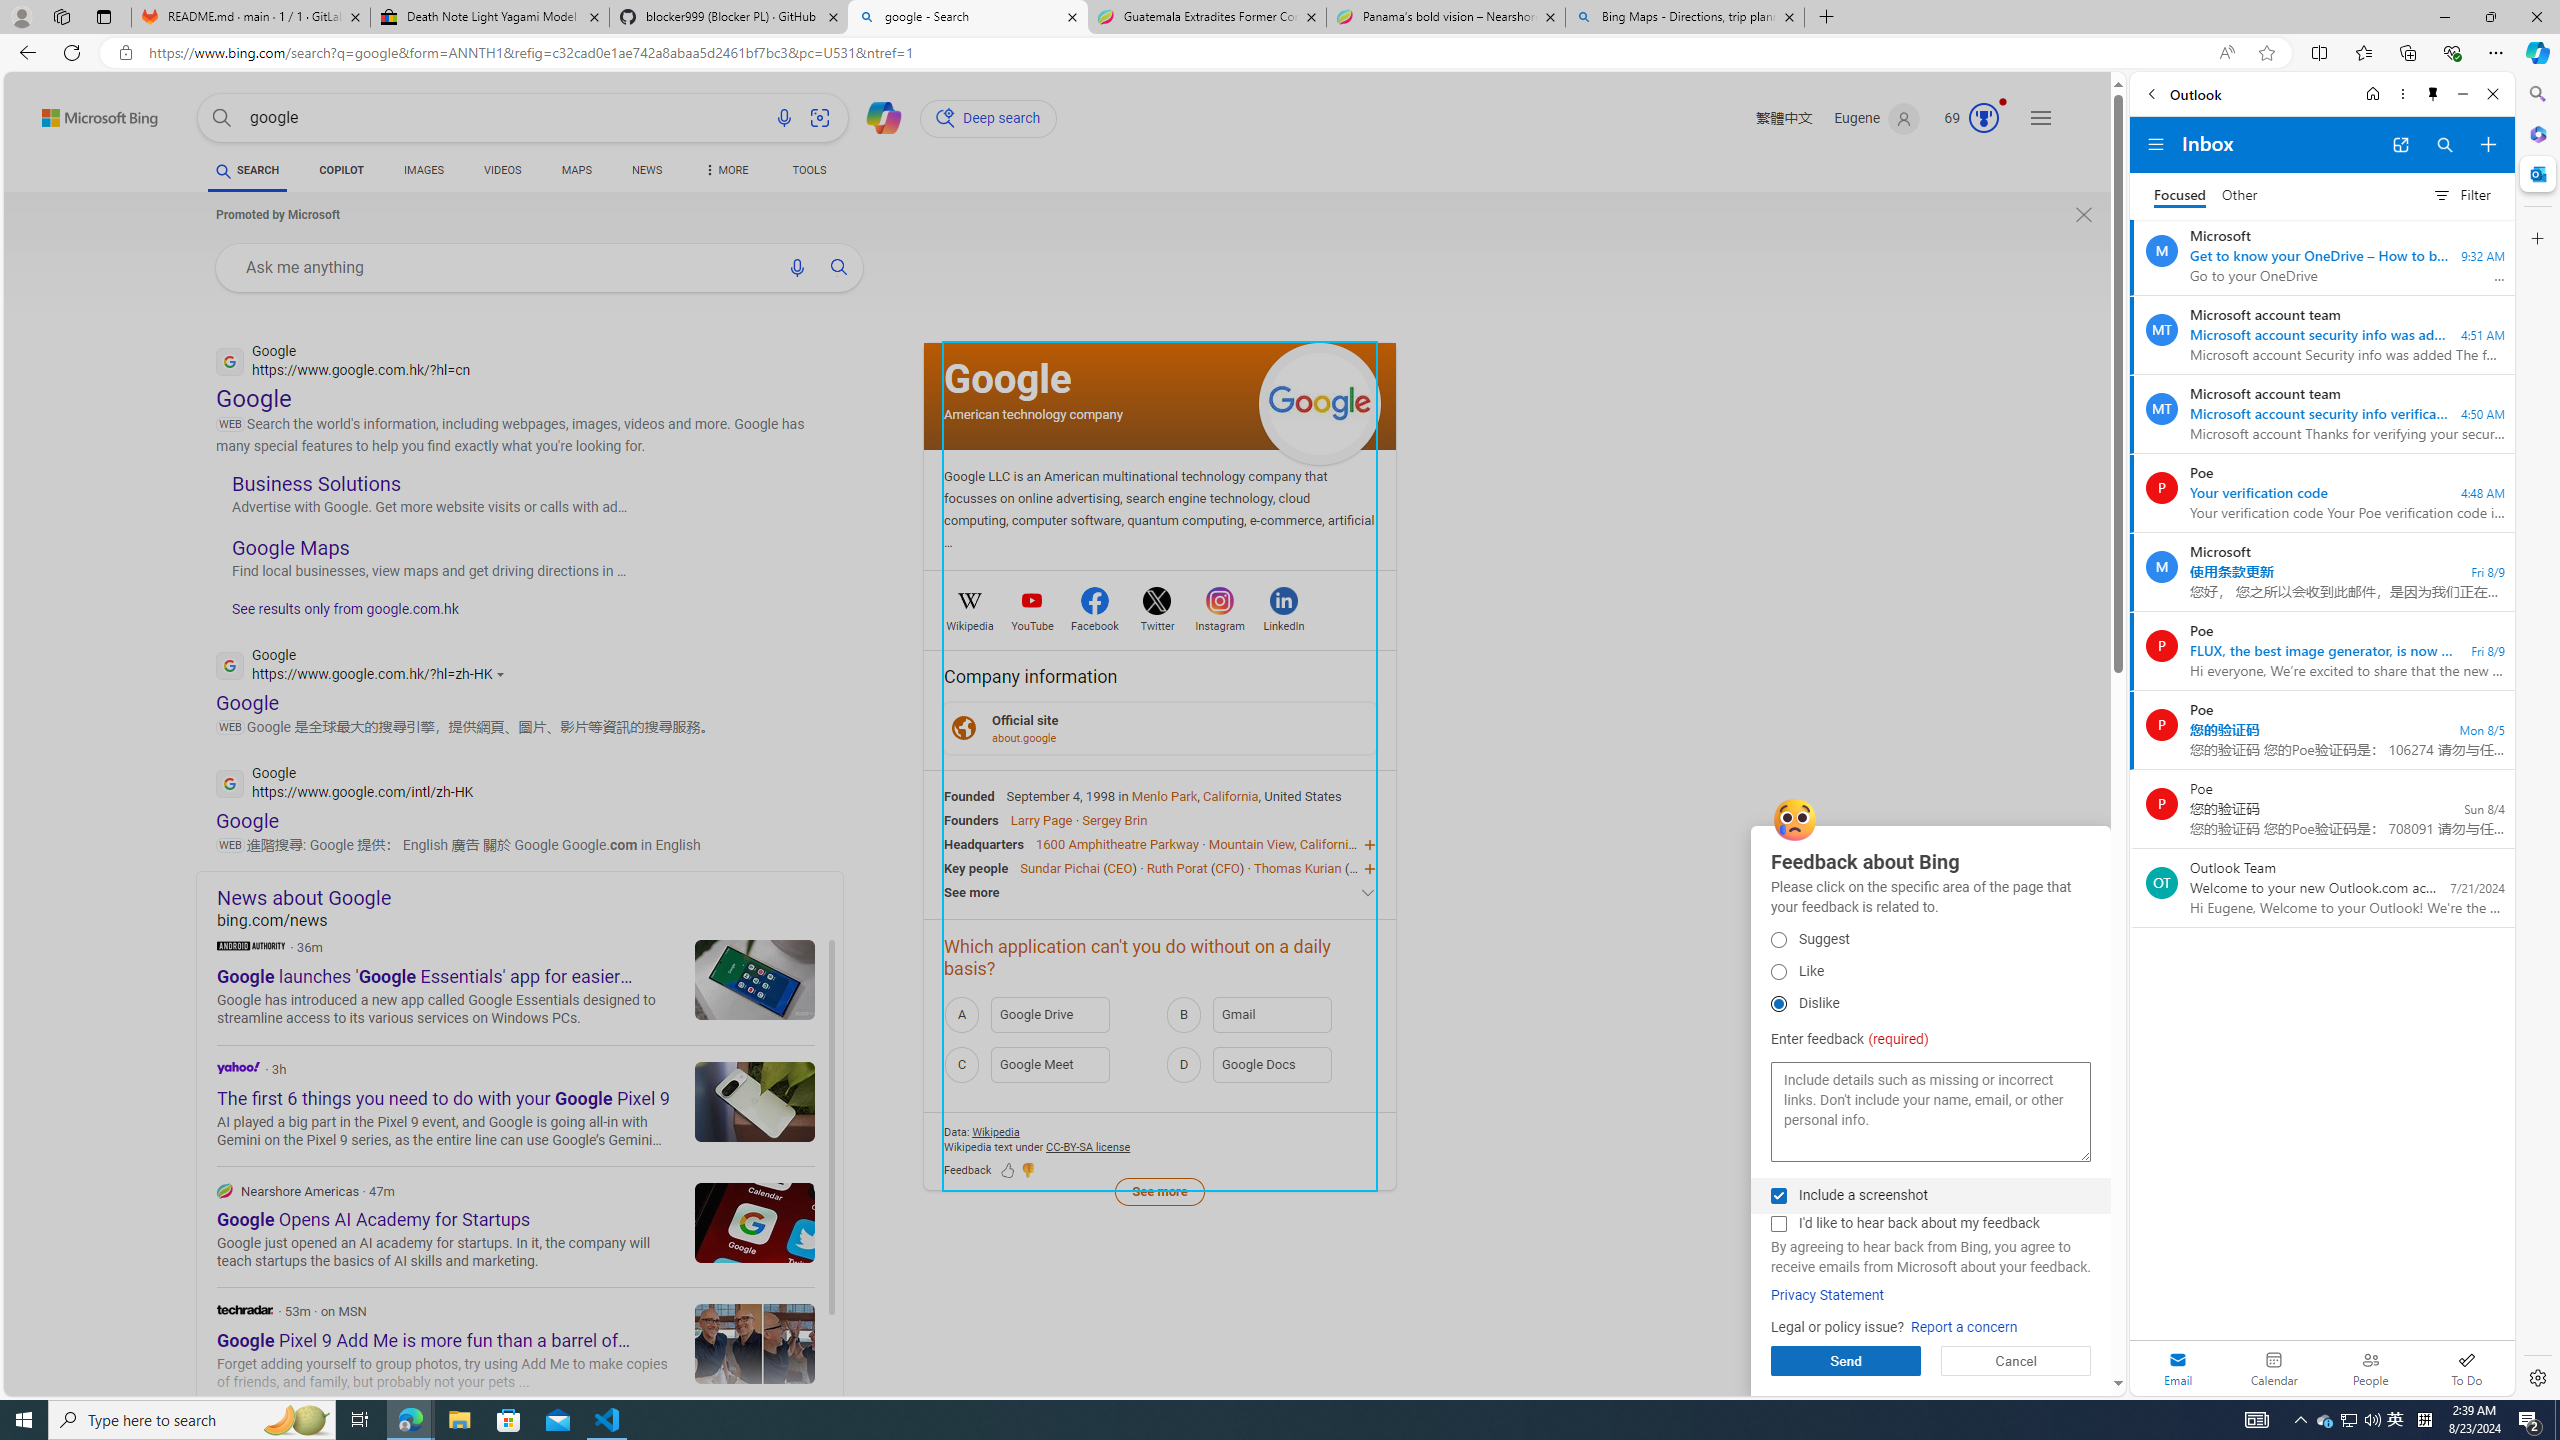 This screenshot has height=1440, width=2560. What do you see at coordinates (2461, 195) in the screenshot?
I see `'Filter'` at bounding box center [2461, 195].